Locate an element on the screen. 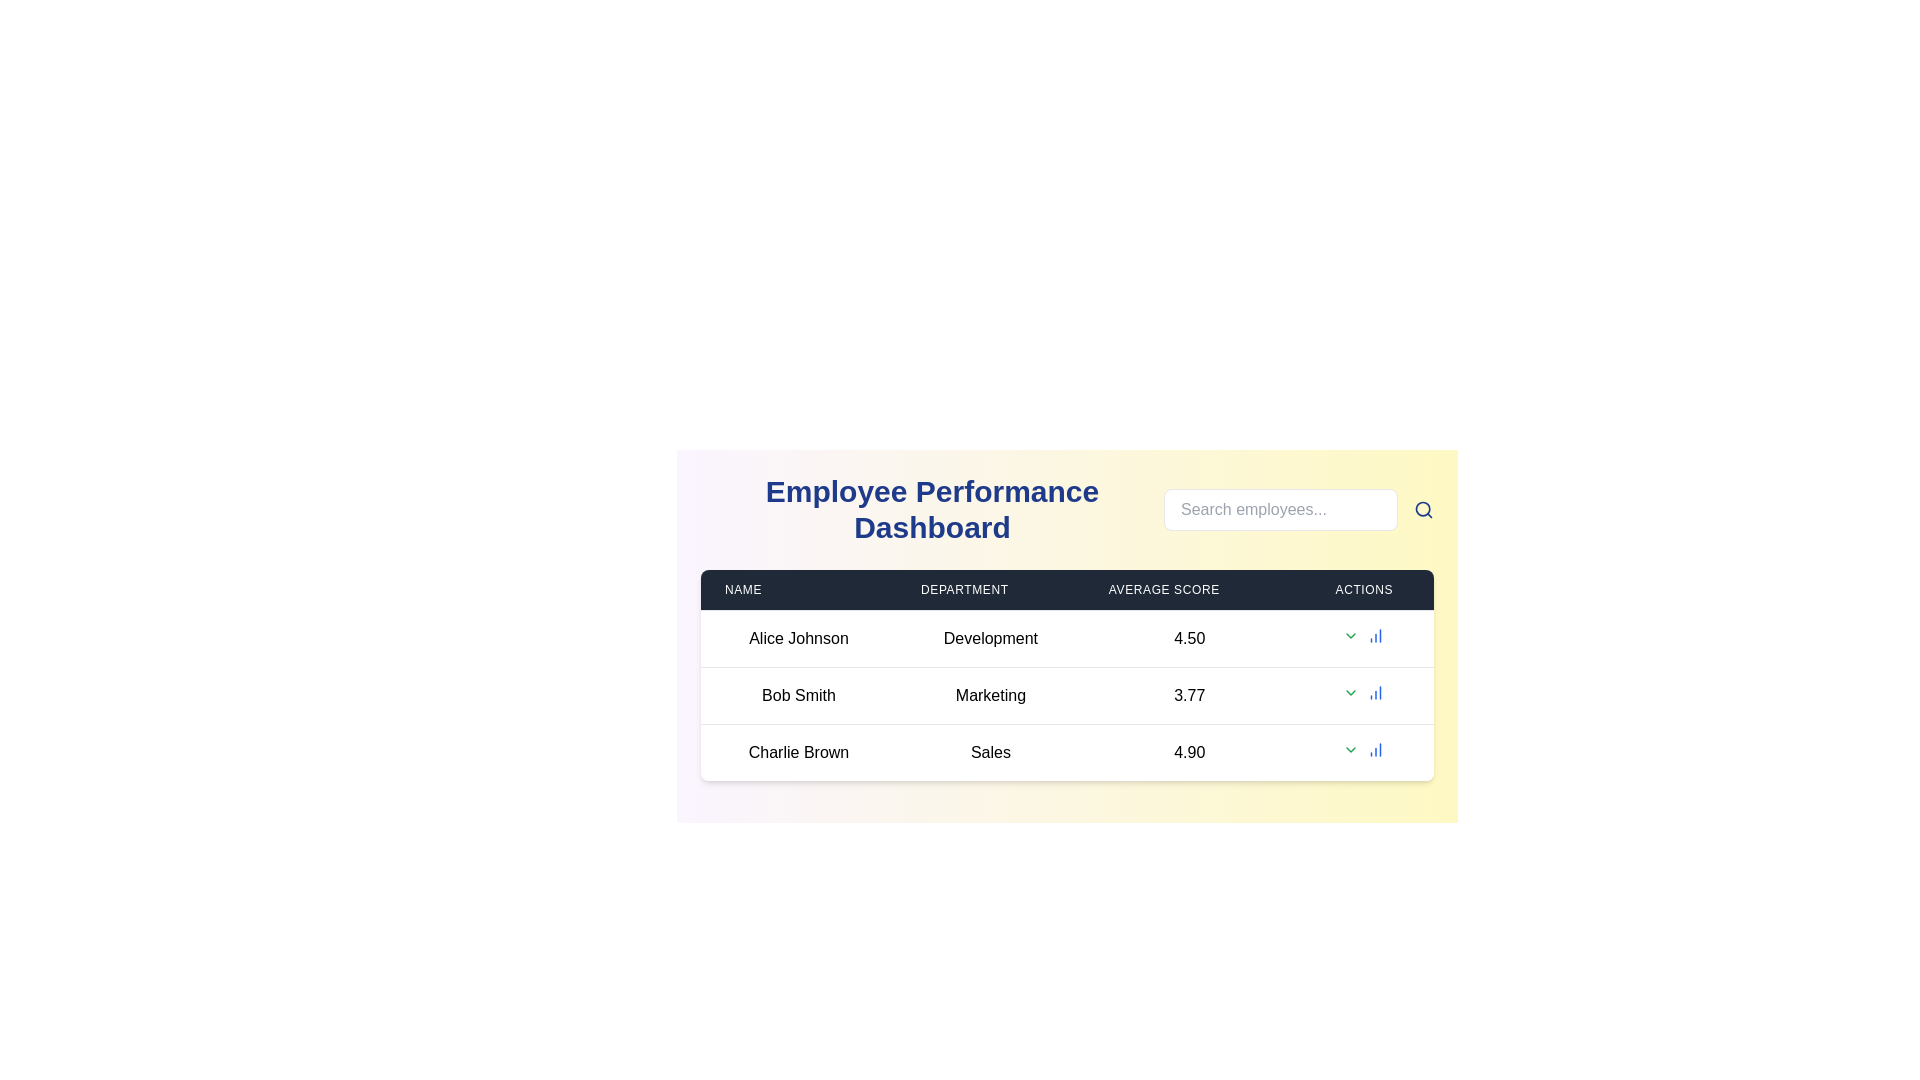 The width and height of the screenshot is (1920, 1080). the third row in the Employee Performance Dashboard table displaying information about 'Charlie Brown' is located at coordinates (1066, 752).